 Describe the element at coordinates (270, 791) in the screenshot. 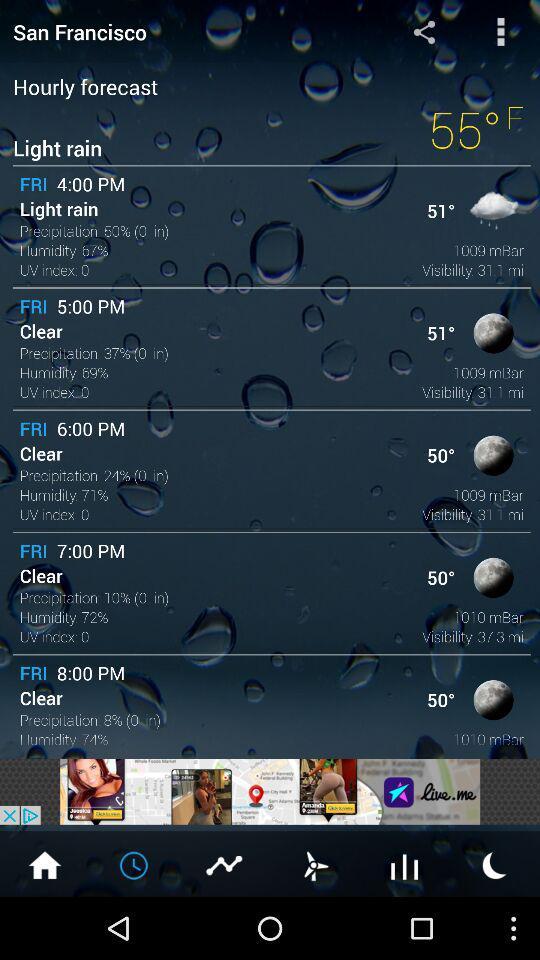

I see `icon below the uv index: 0 app` at that location.